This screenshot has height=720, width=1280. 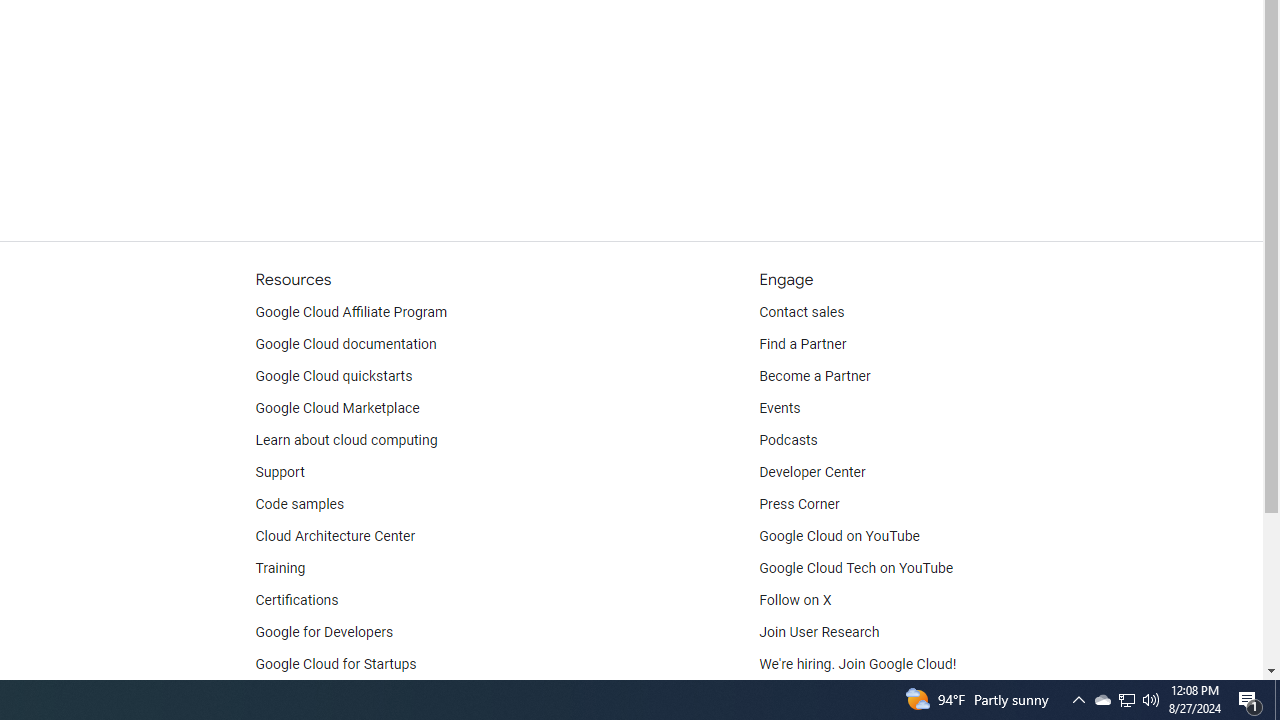 What do you see at coordinates (324, 632) in the screenshot?
I see `'Google for Developers'` at bounding box center [324, 632].